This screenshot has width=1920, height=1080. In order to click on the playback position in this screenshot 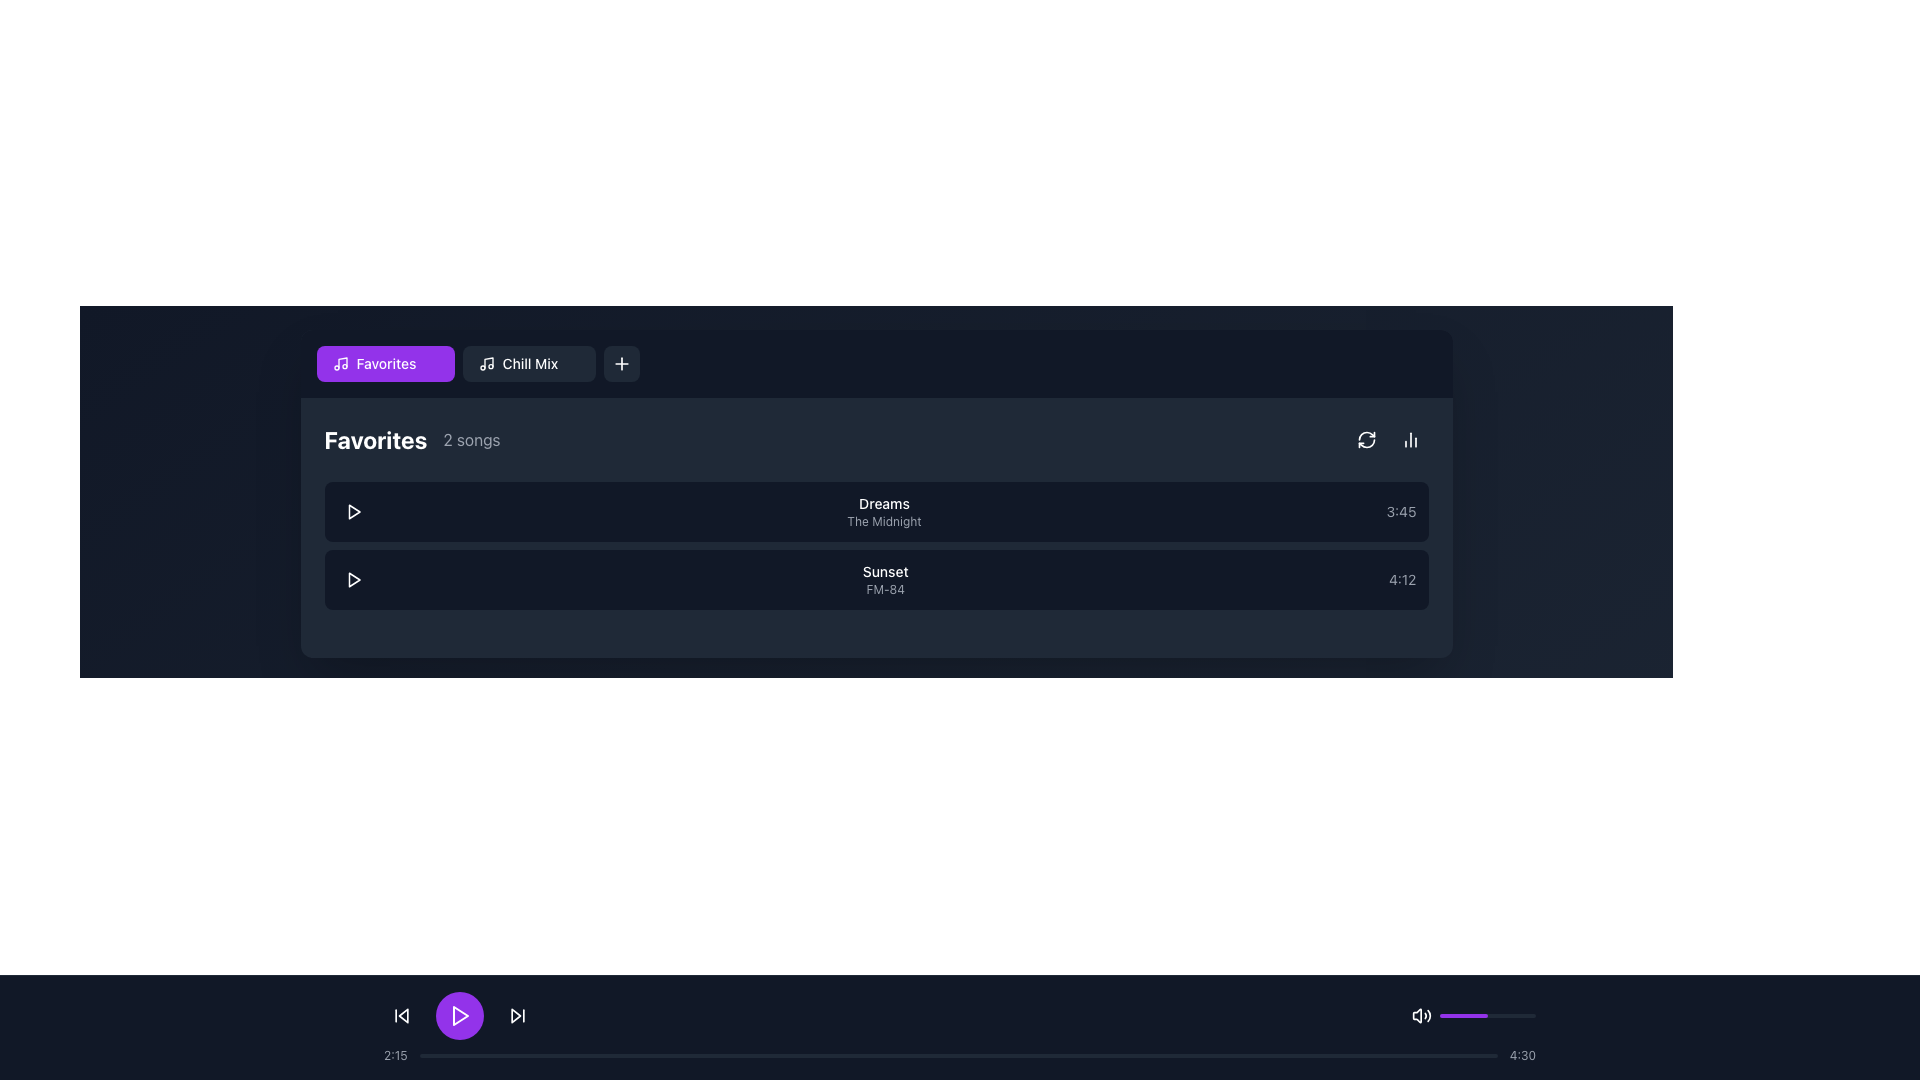, I will do `click(722, 1055)`.